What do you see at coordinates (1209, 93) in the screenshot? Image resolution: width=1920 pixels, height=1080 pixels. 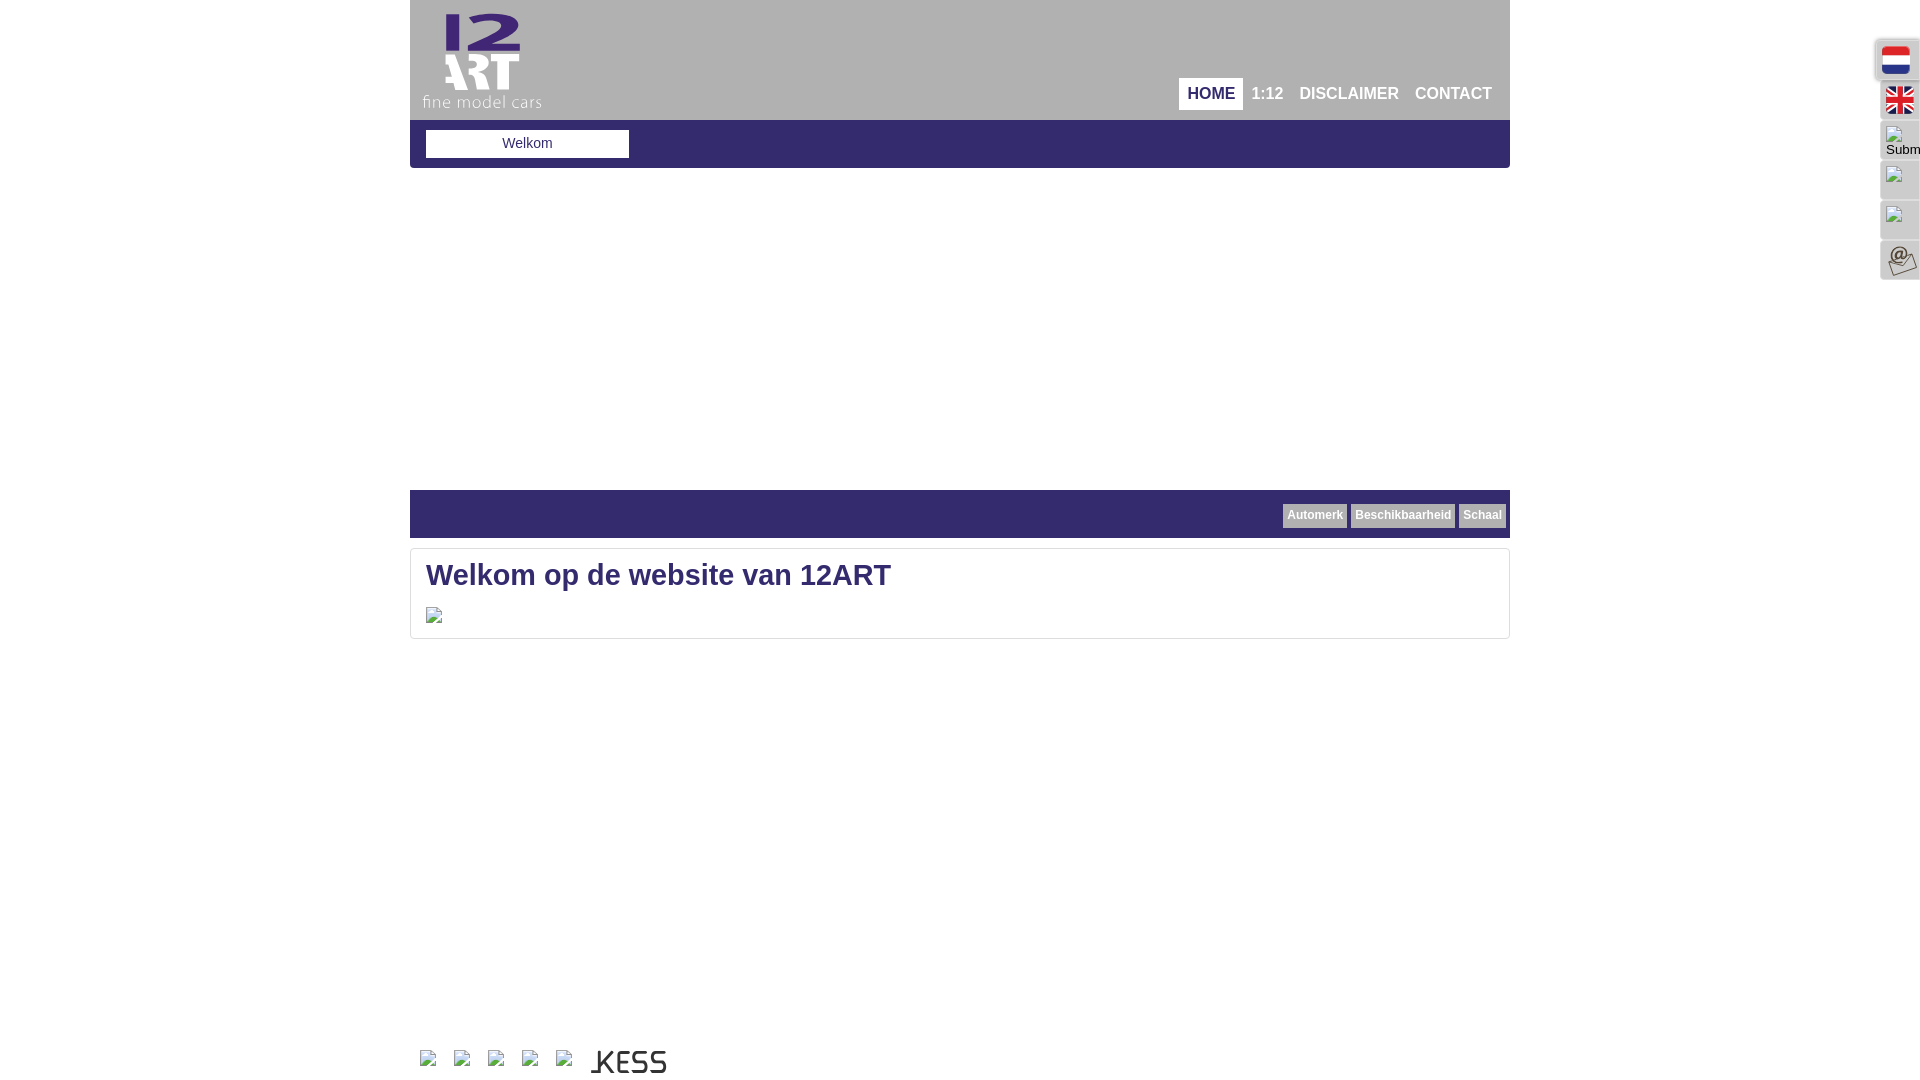 I see `'HOME'` at bounding box center [1209, 93].